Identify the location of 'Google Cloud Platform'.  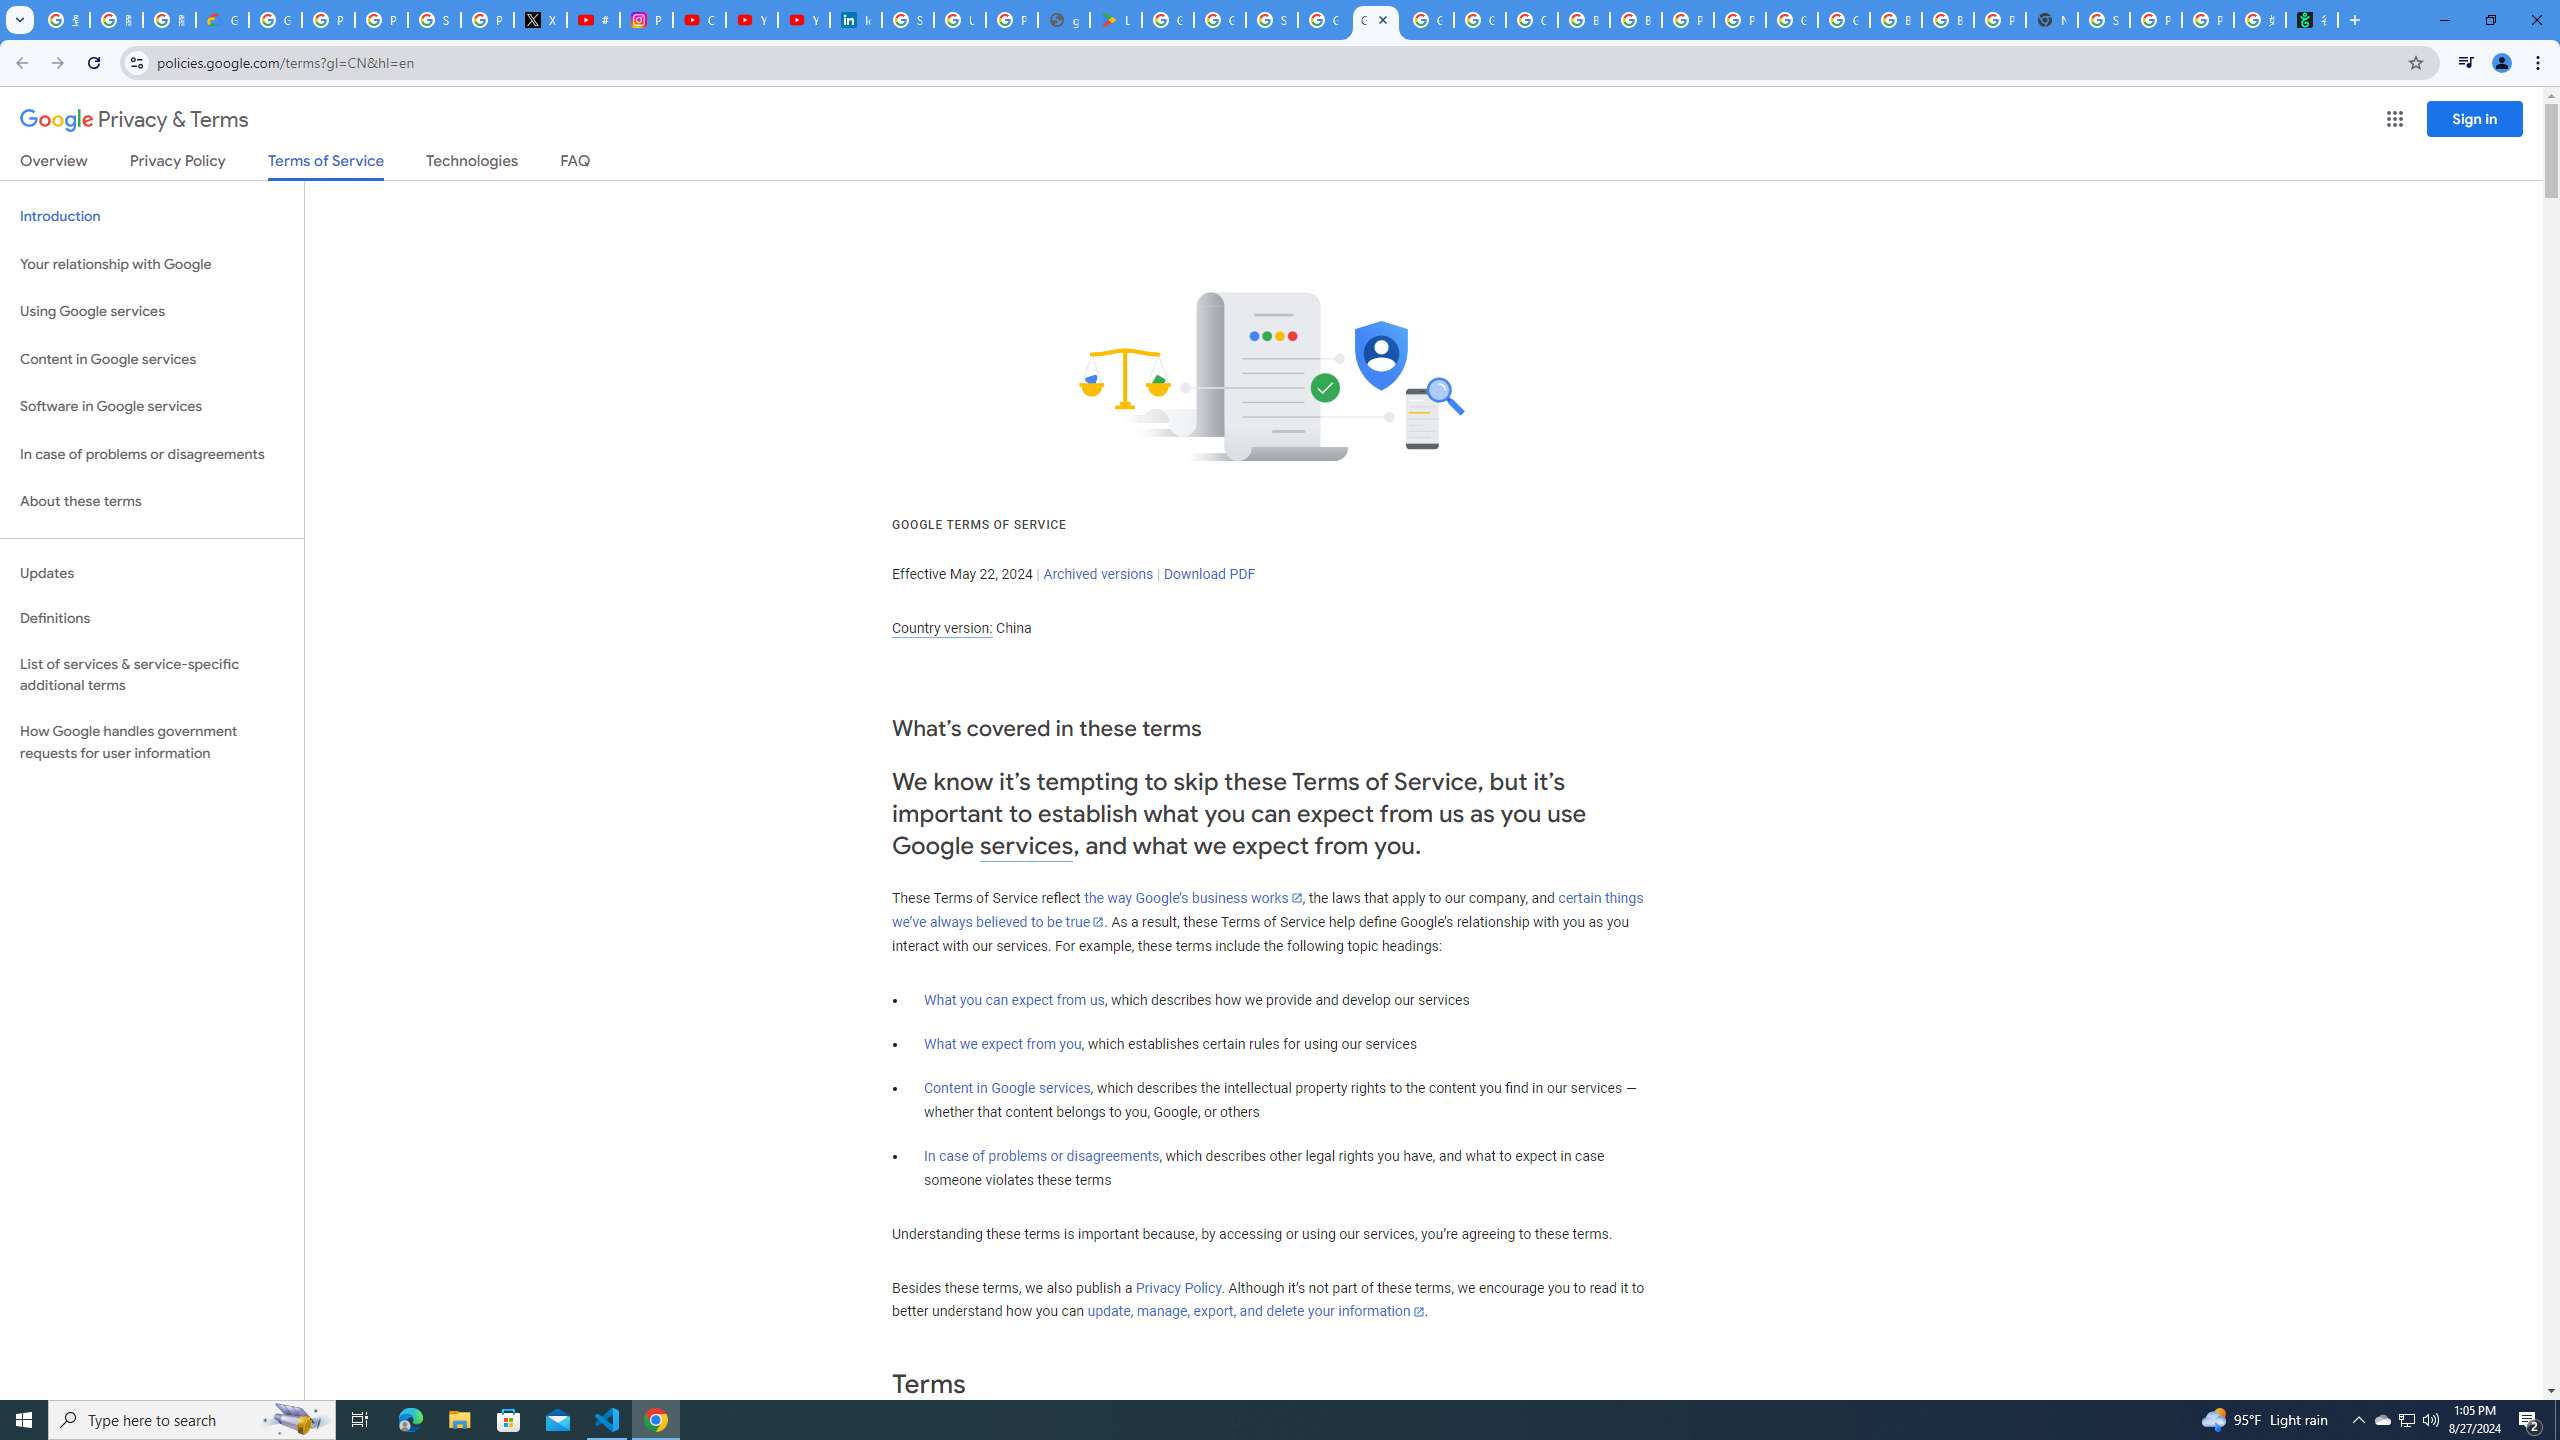
(1791, 19).